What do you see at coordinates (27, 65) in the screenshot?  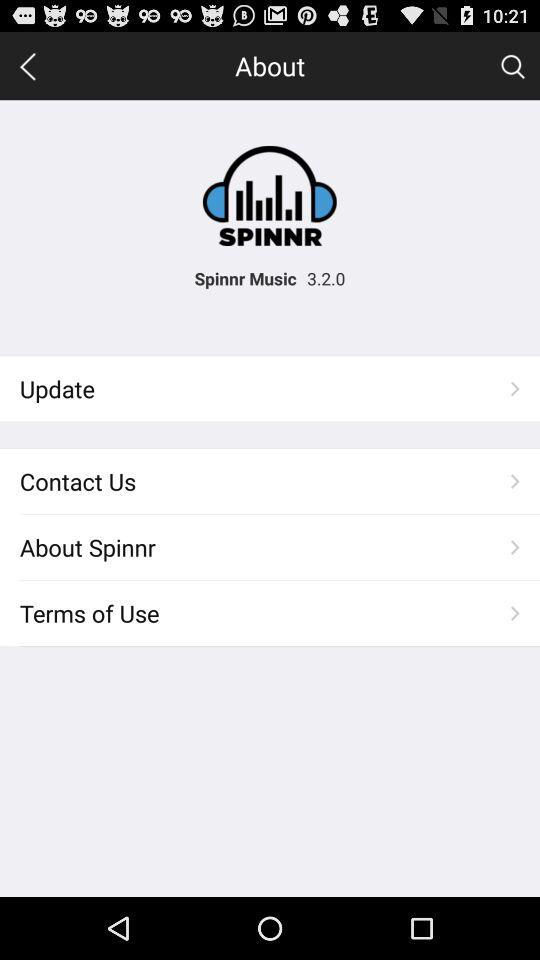 I see `icon on the left side of about` at bounding box center [27, 65].